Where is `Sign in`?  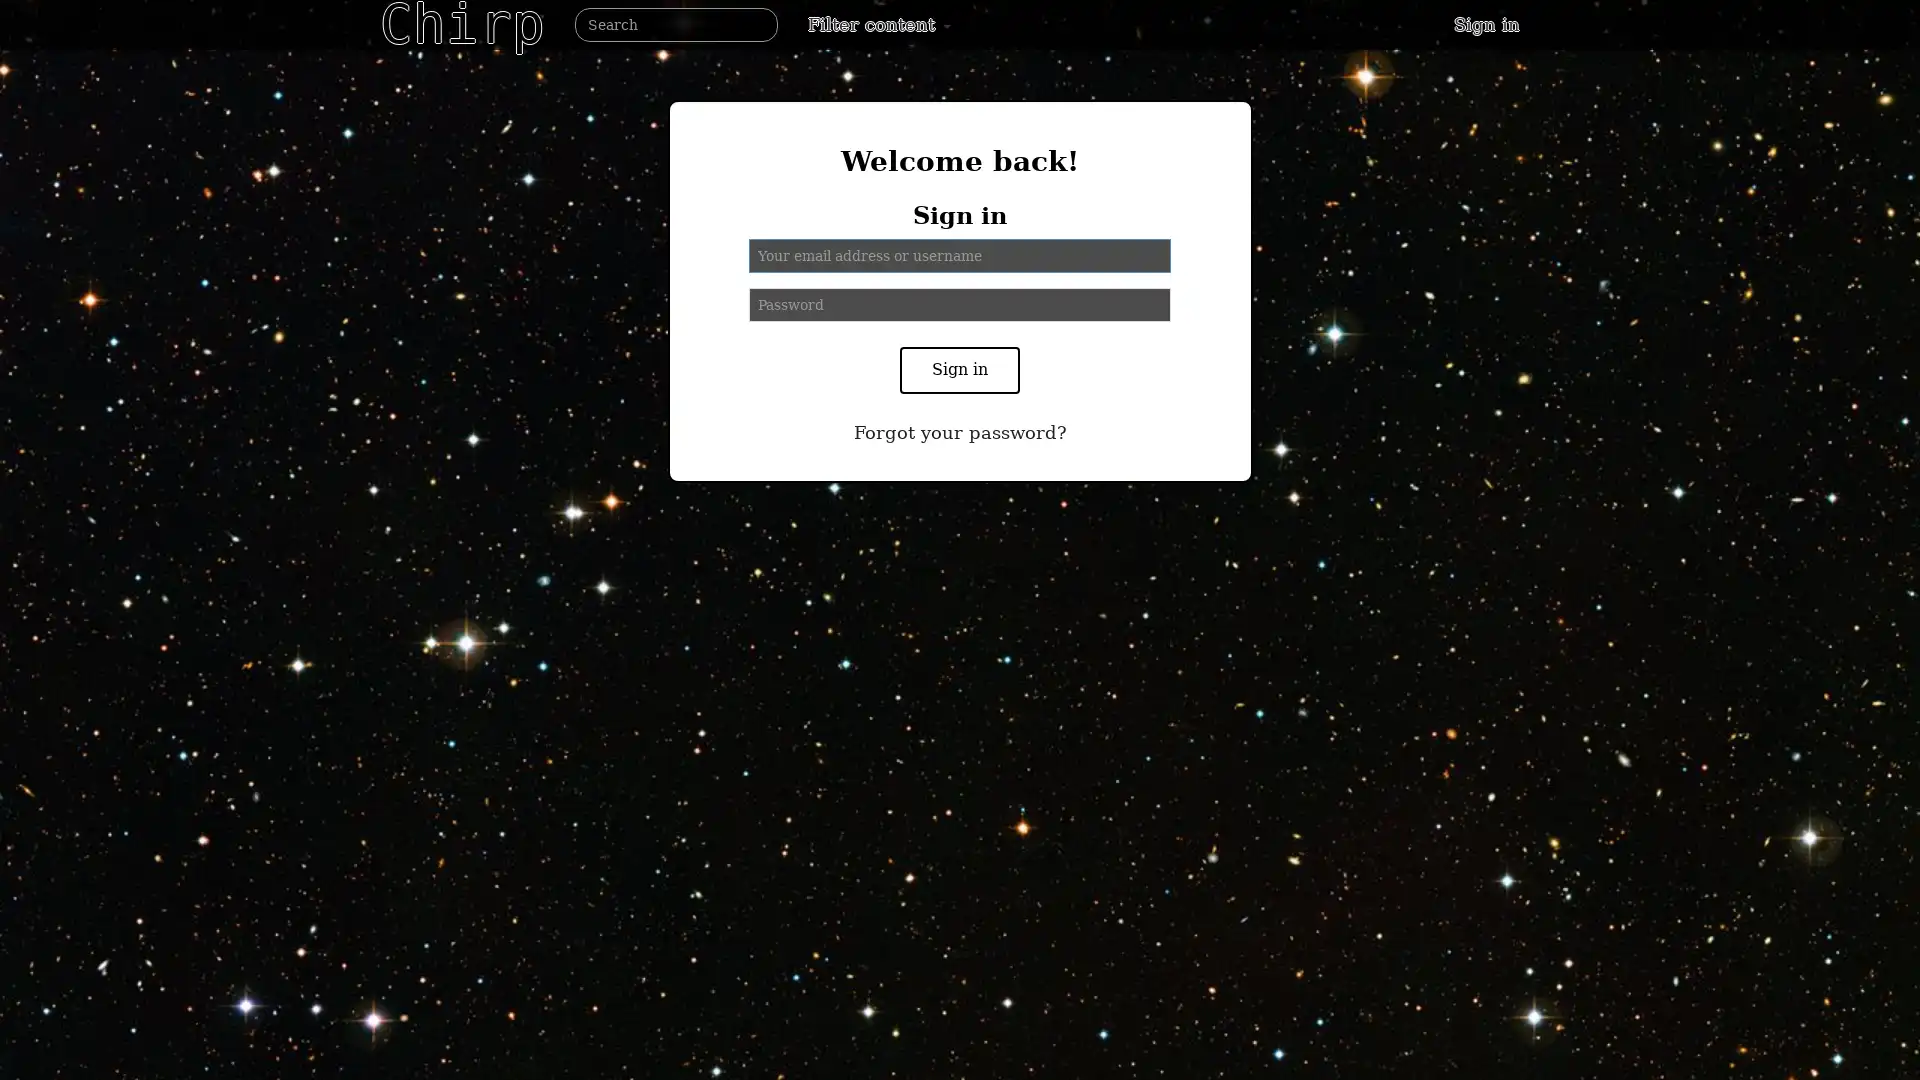
Sign in is located at coordinates (960, 370).